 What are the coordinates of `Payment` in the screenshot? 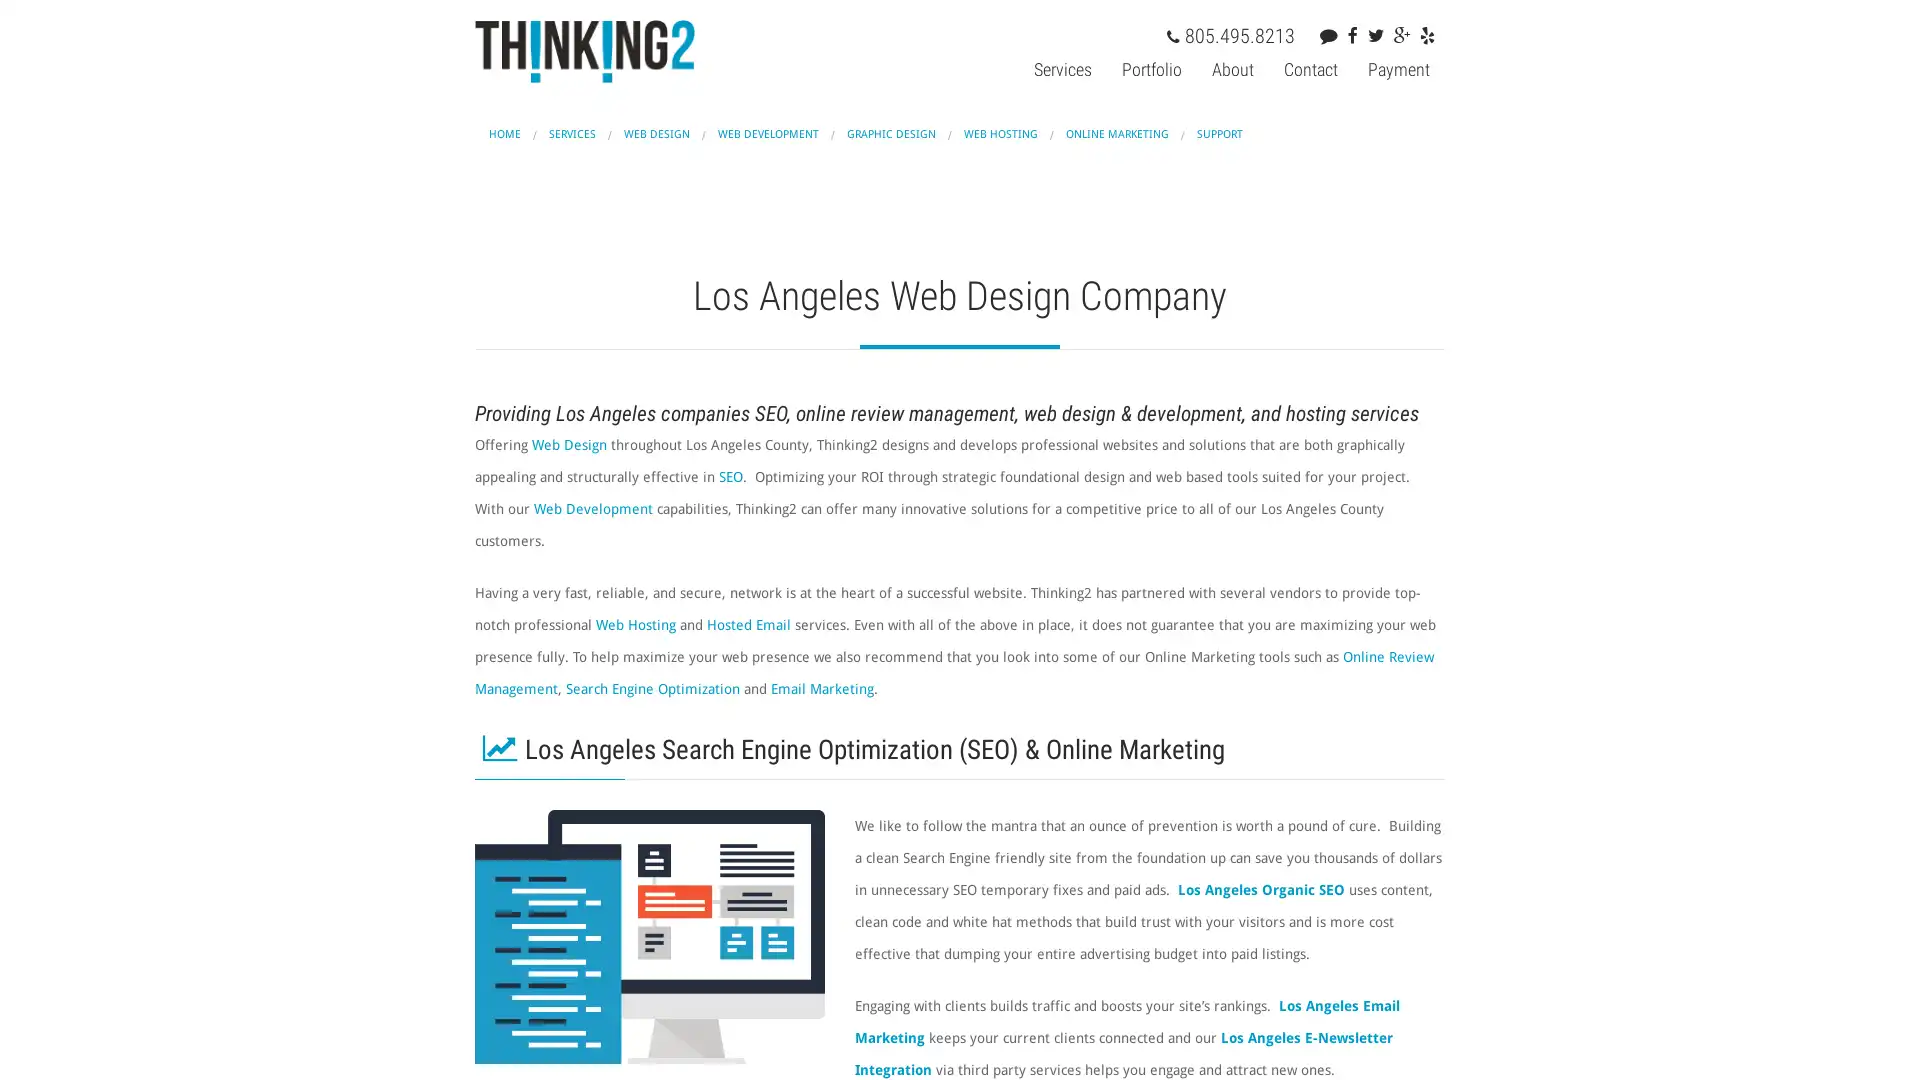 It's located at (1397, 68).